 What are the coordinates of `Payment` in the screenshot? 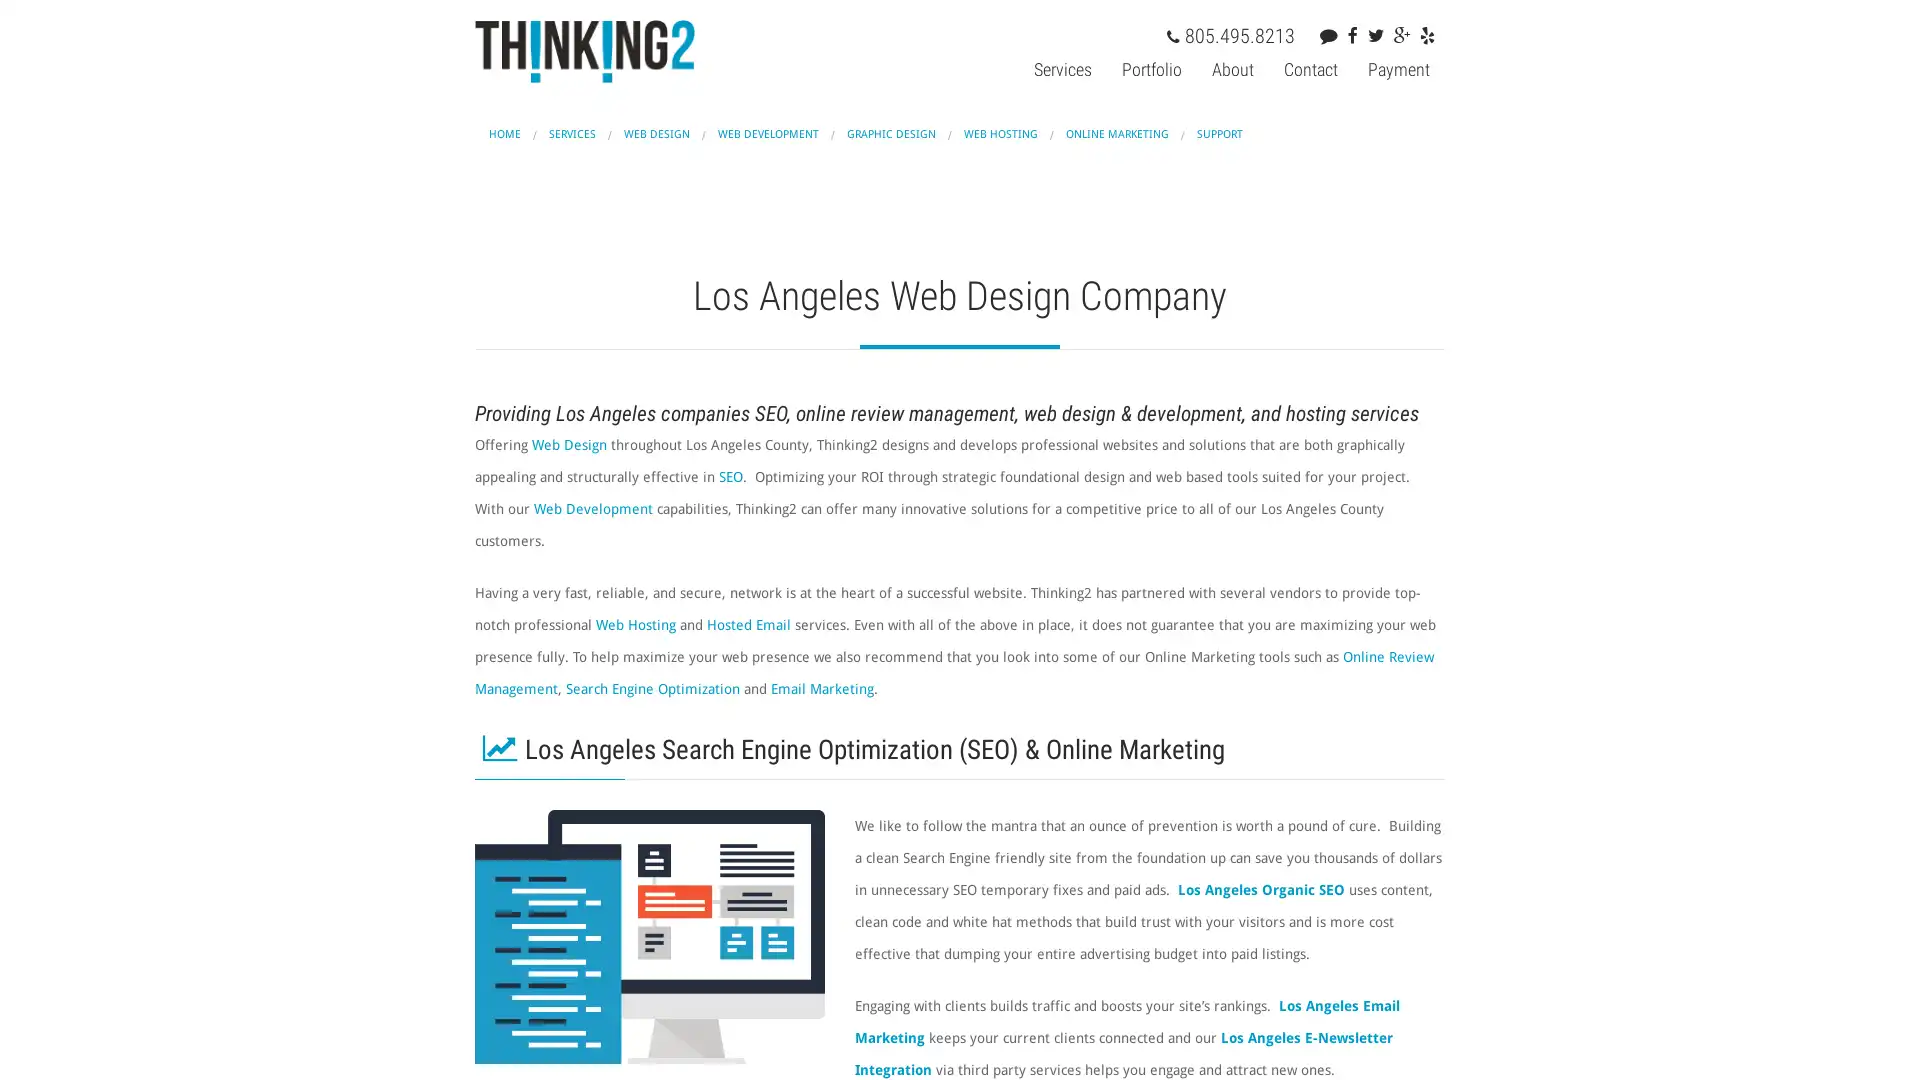 It's located at (1397, 68).